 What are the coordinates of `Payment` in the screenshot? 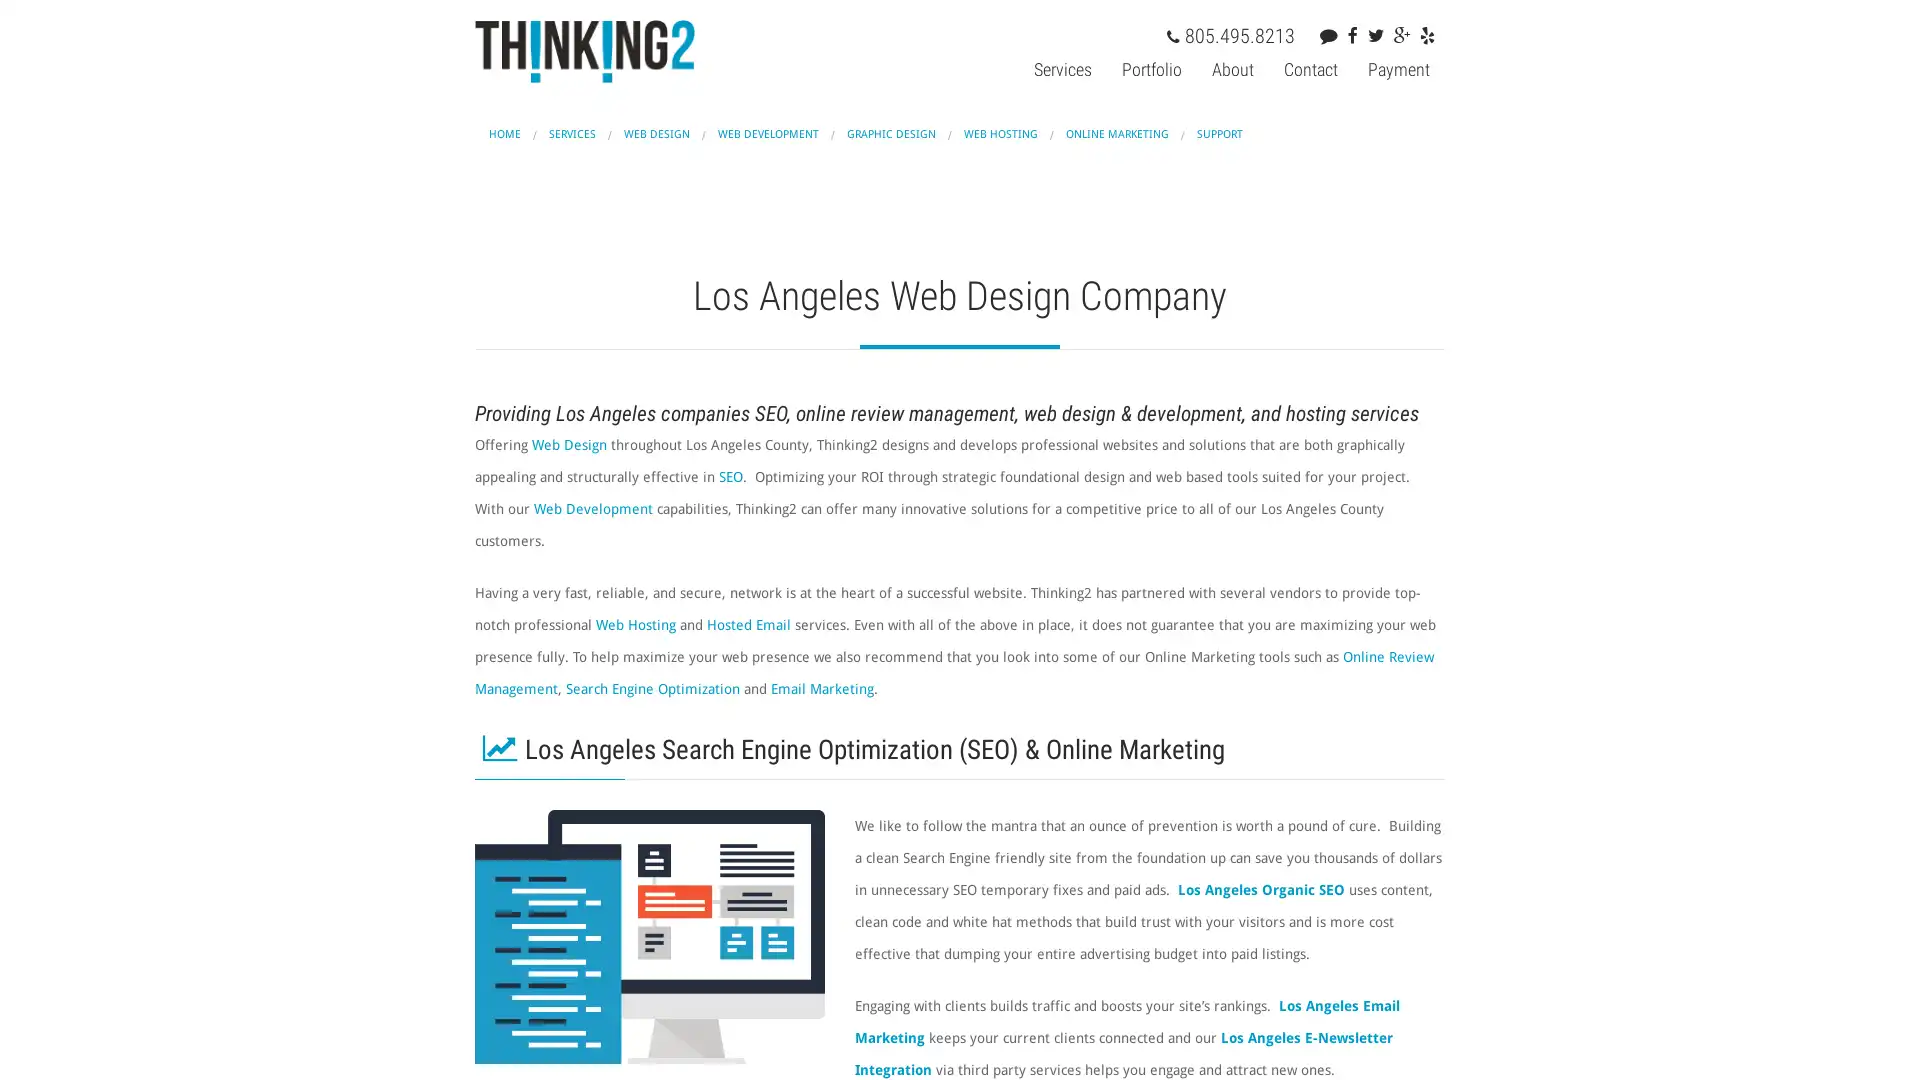 It's located at (1397, 68).